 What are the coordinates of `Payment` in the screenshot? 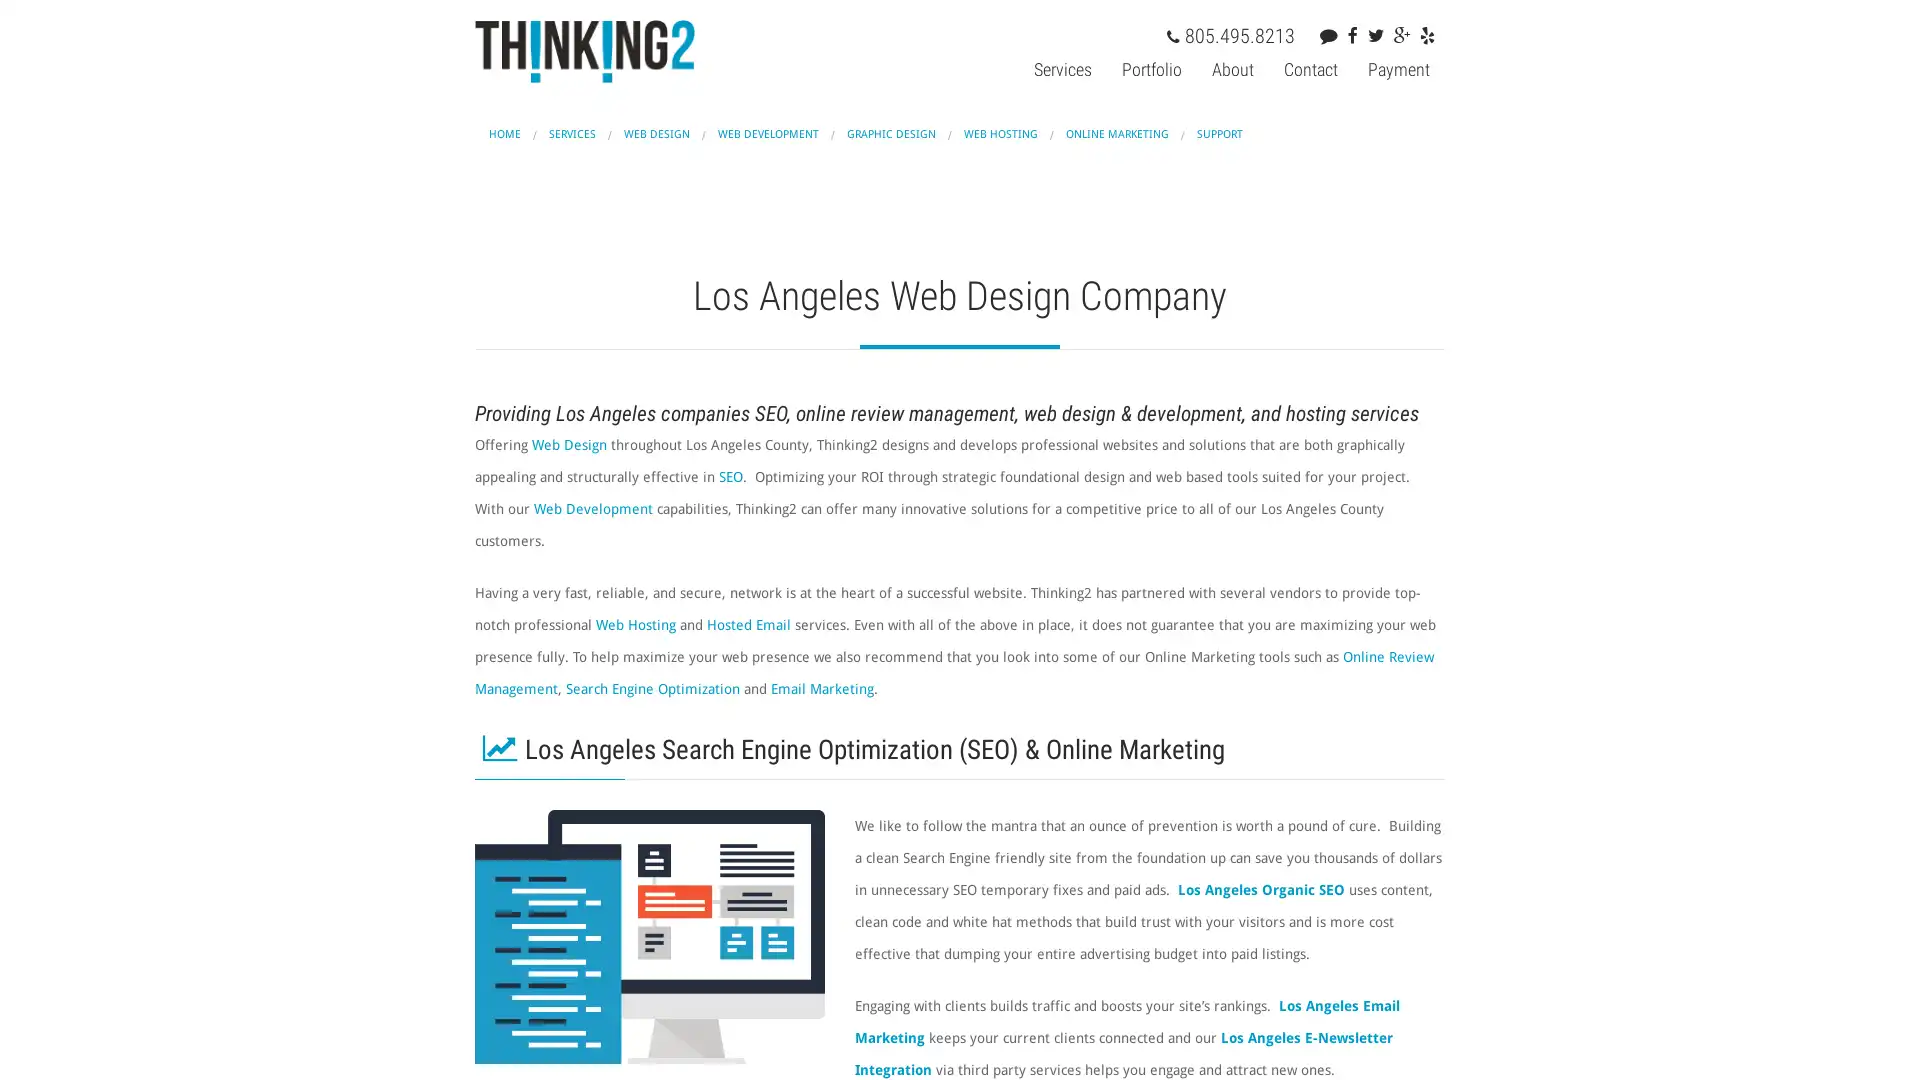 It's located at (1397, 68).